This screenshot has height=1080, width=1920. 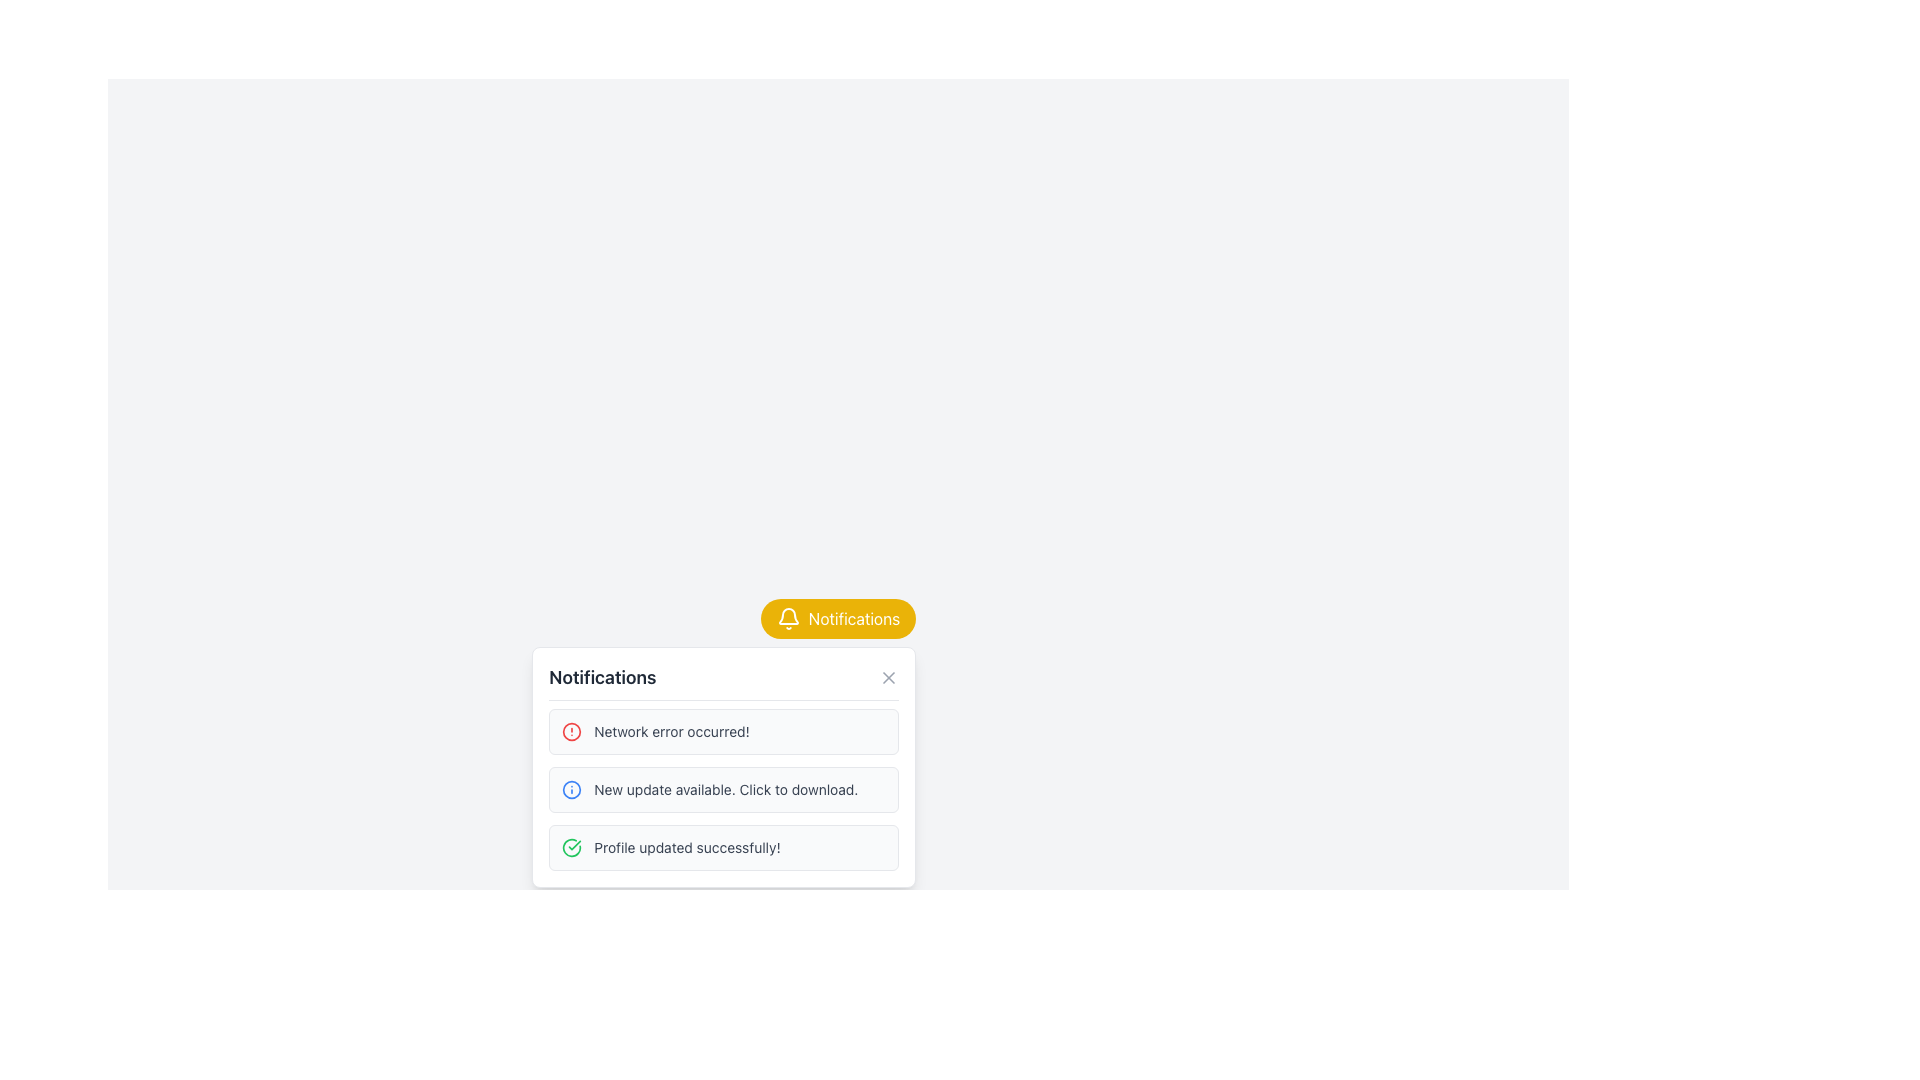 What do you see at coordinates (571, 848) in the screenshot?
I see `the green circular icon with a checkmark that indicates a successful operation, located to the left of the text 'Profile updated successfully!' in the notifications list` at bounding box center [571, 848].